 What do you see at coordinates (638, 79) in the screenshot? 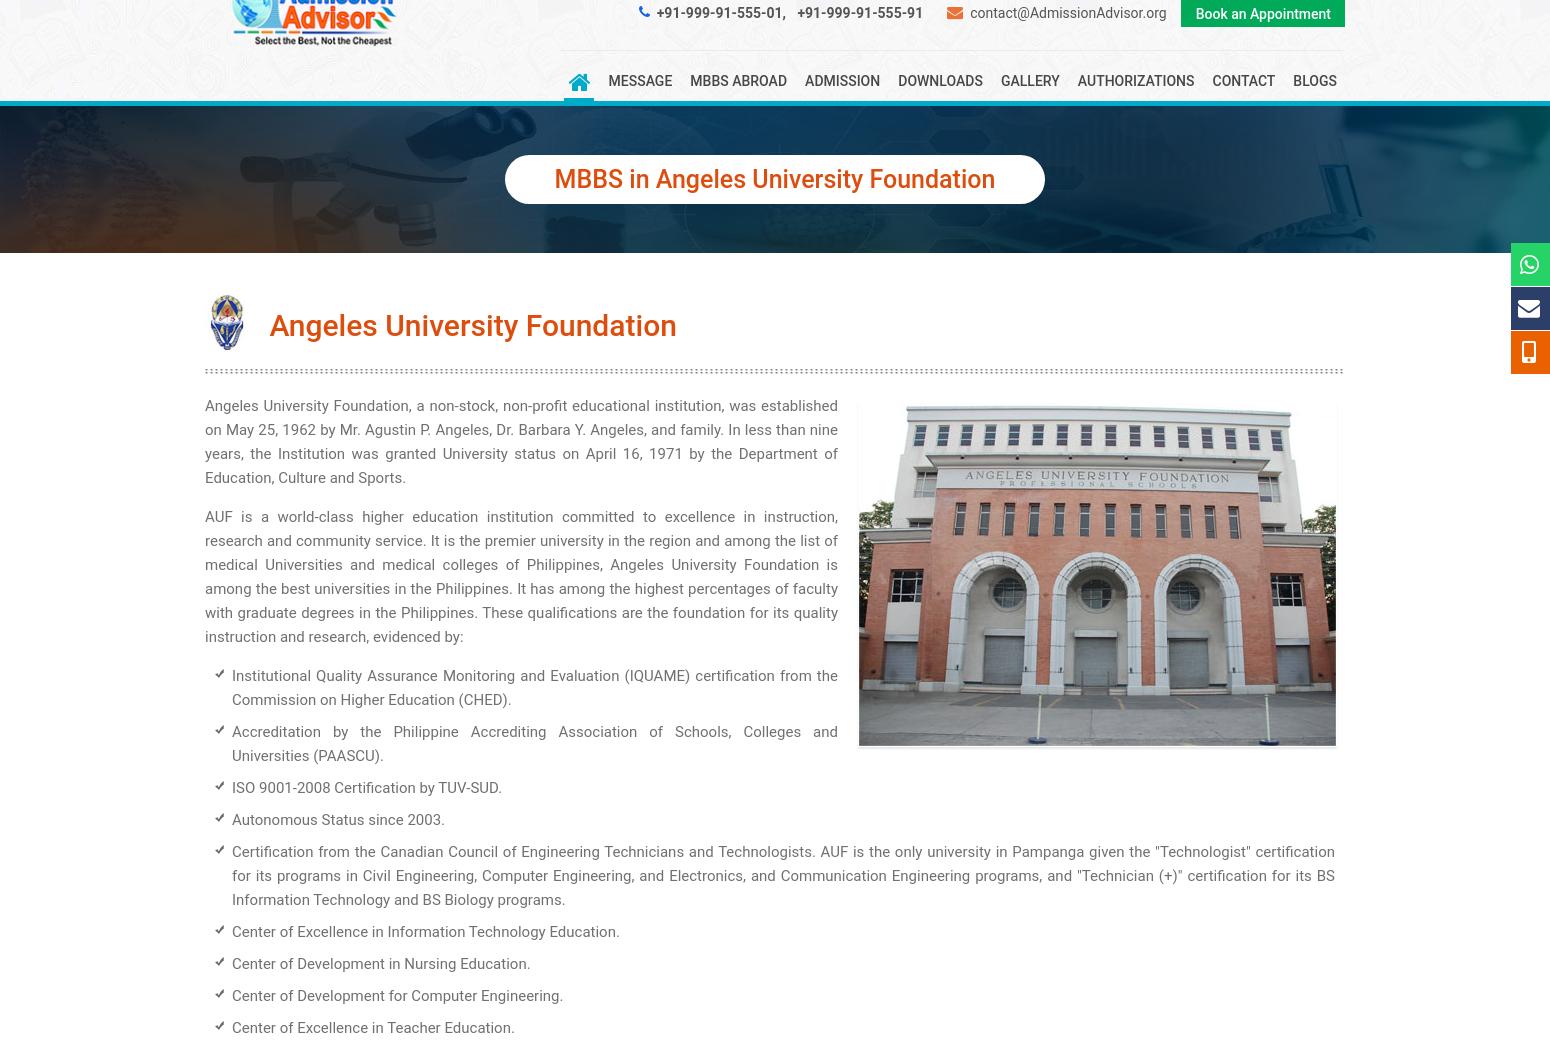
I see `'Message'` at bounding box center [638, 79].